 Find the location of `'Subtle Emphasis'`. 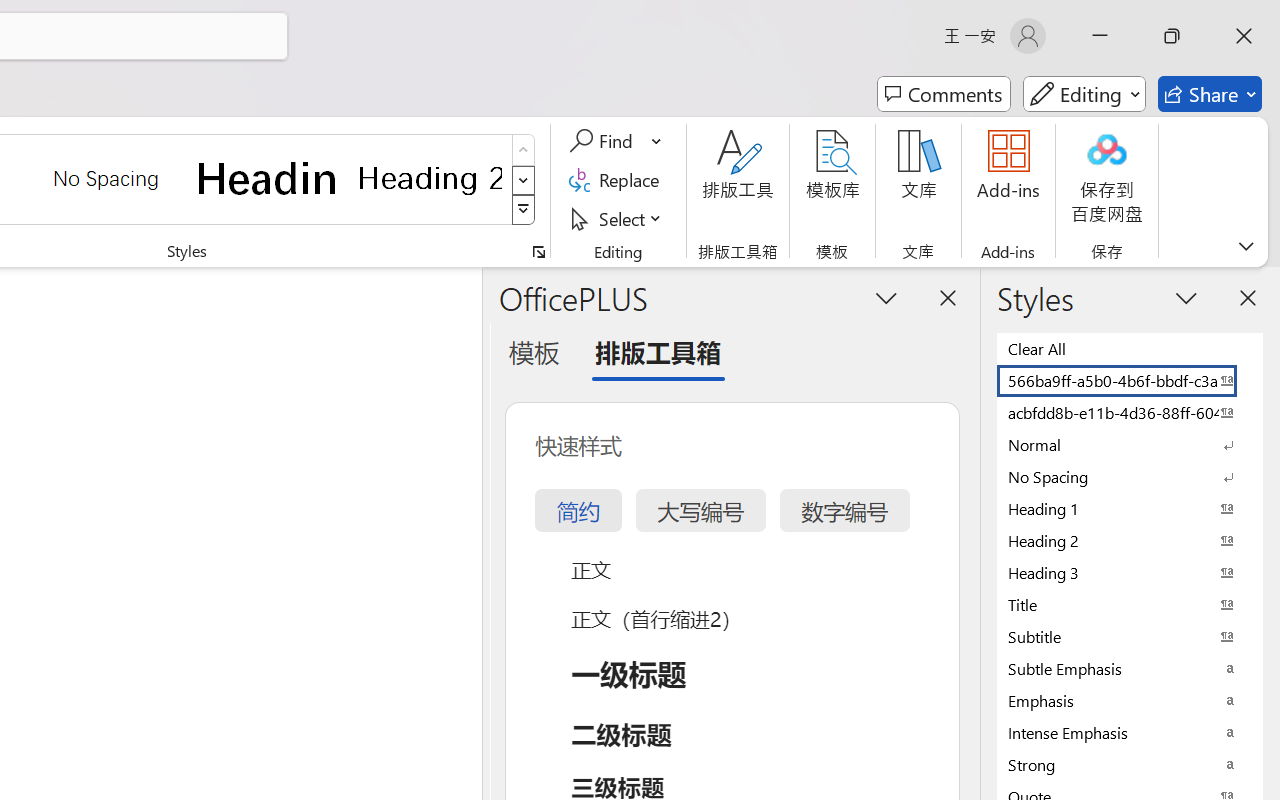

'Subtle Emphasis' is located at coordinates (1130, 668).